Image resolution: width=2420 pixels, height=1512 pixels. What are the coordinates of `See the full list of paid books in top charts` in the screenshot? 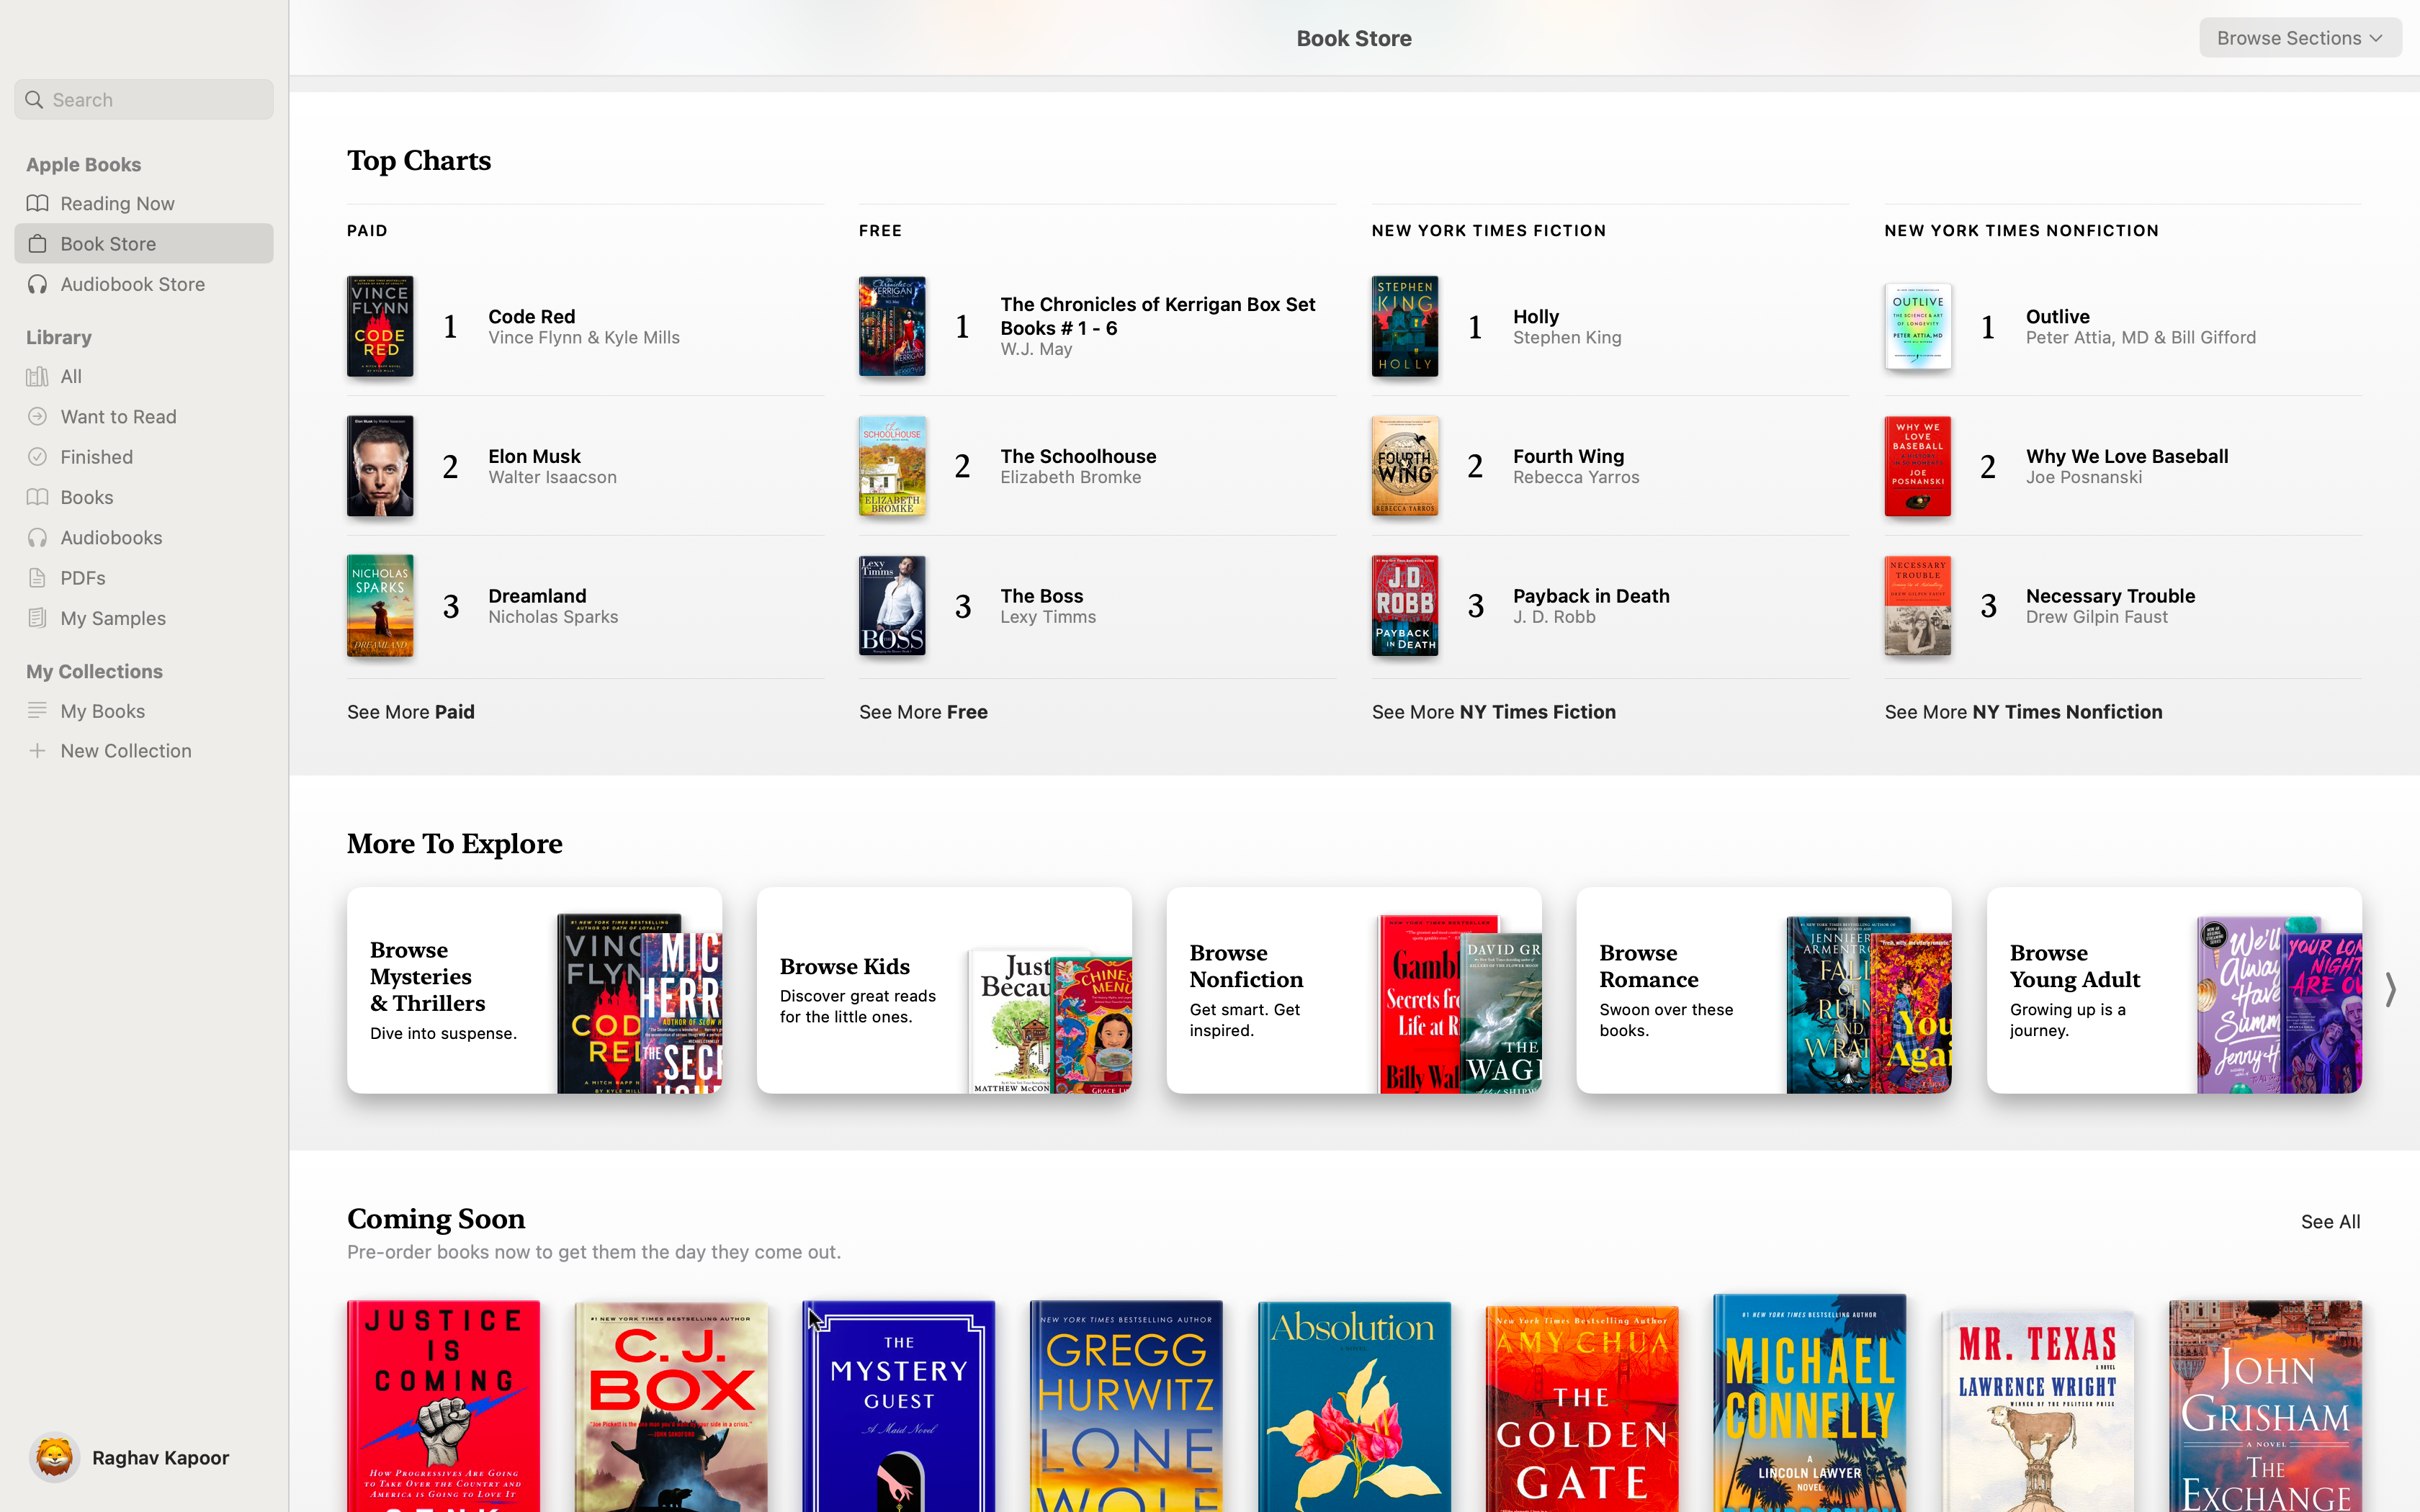 It's located at (412, 706).